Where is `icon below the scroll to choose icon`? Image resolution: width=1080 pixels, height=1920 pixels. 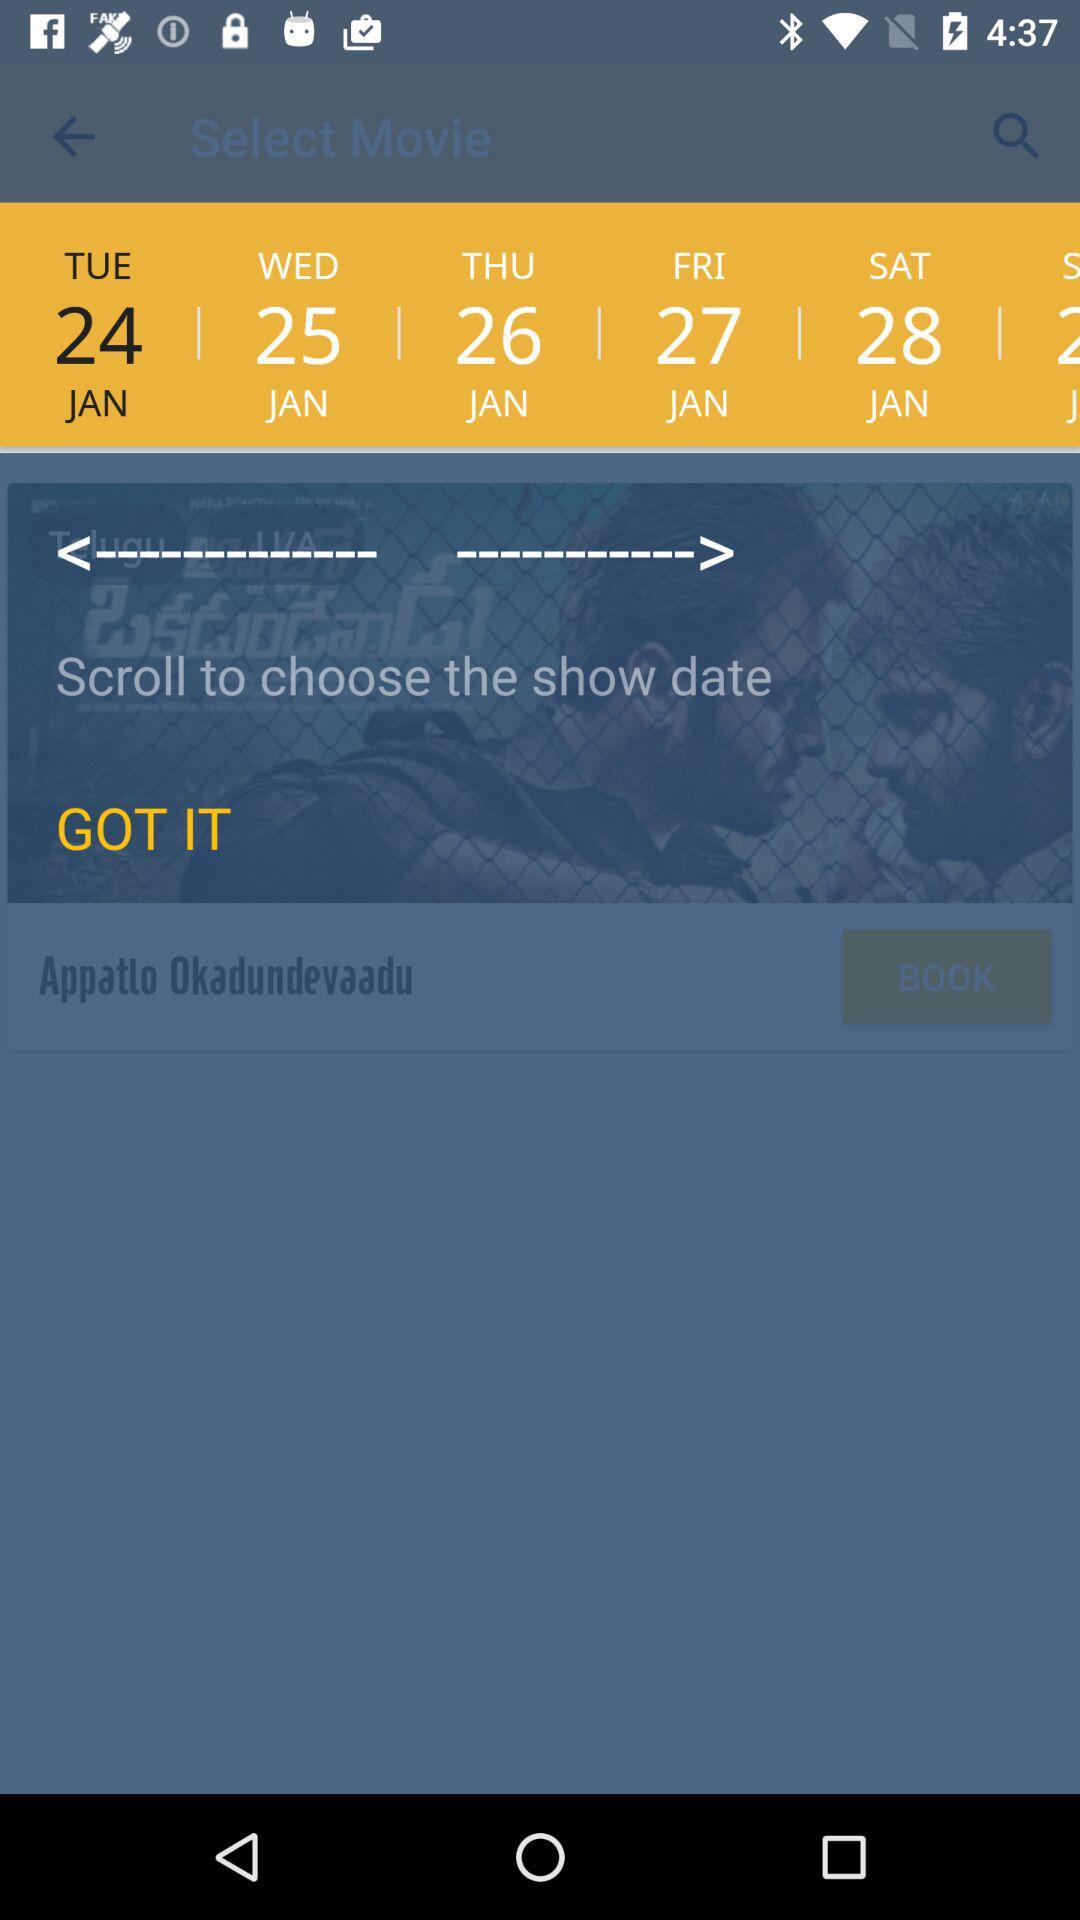 icon below the scroll to choose icon is located at coordinates (142, 826).